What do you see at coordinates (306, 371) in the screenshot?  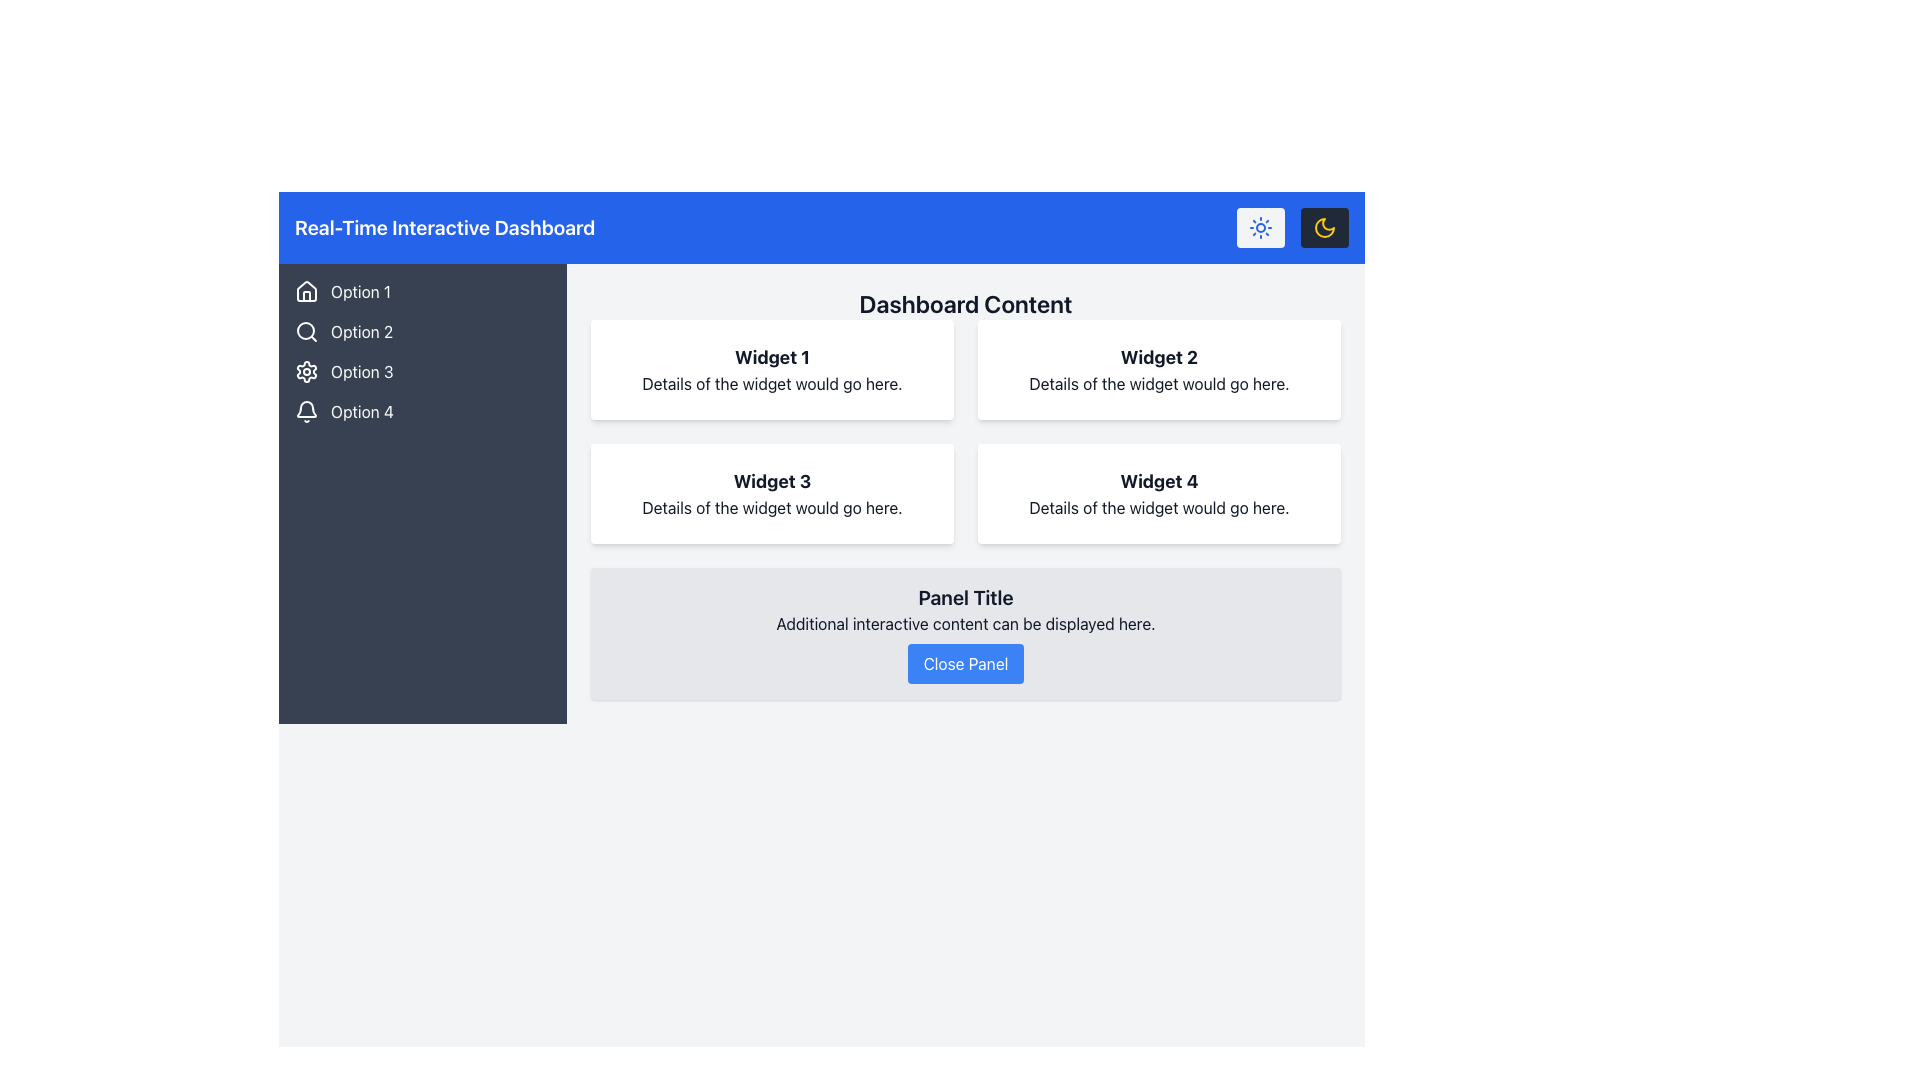 I see `the gear-shaped icon in the 'Option 3' group of the vertical navigation menu` at bounding box center [306, 371].